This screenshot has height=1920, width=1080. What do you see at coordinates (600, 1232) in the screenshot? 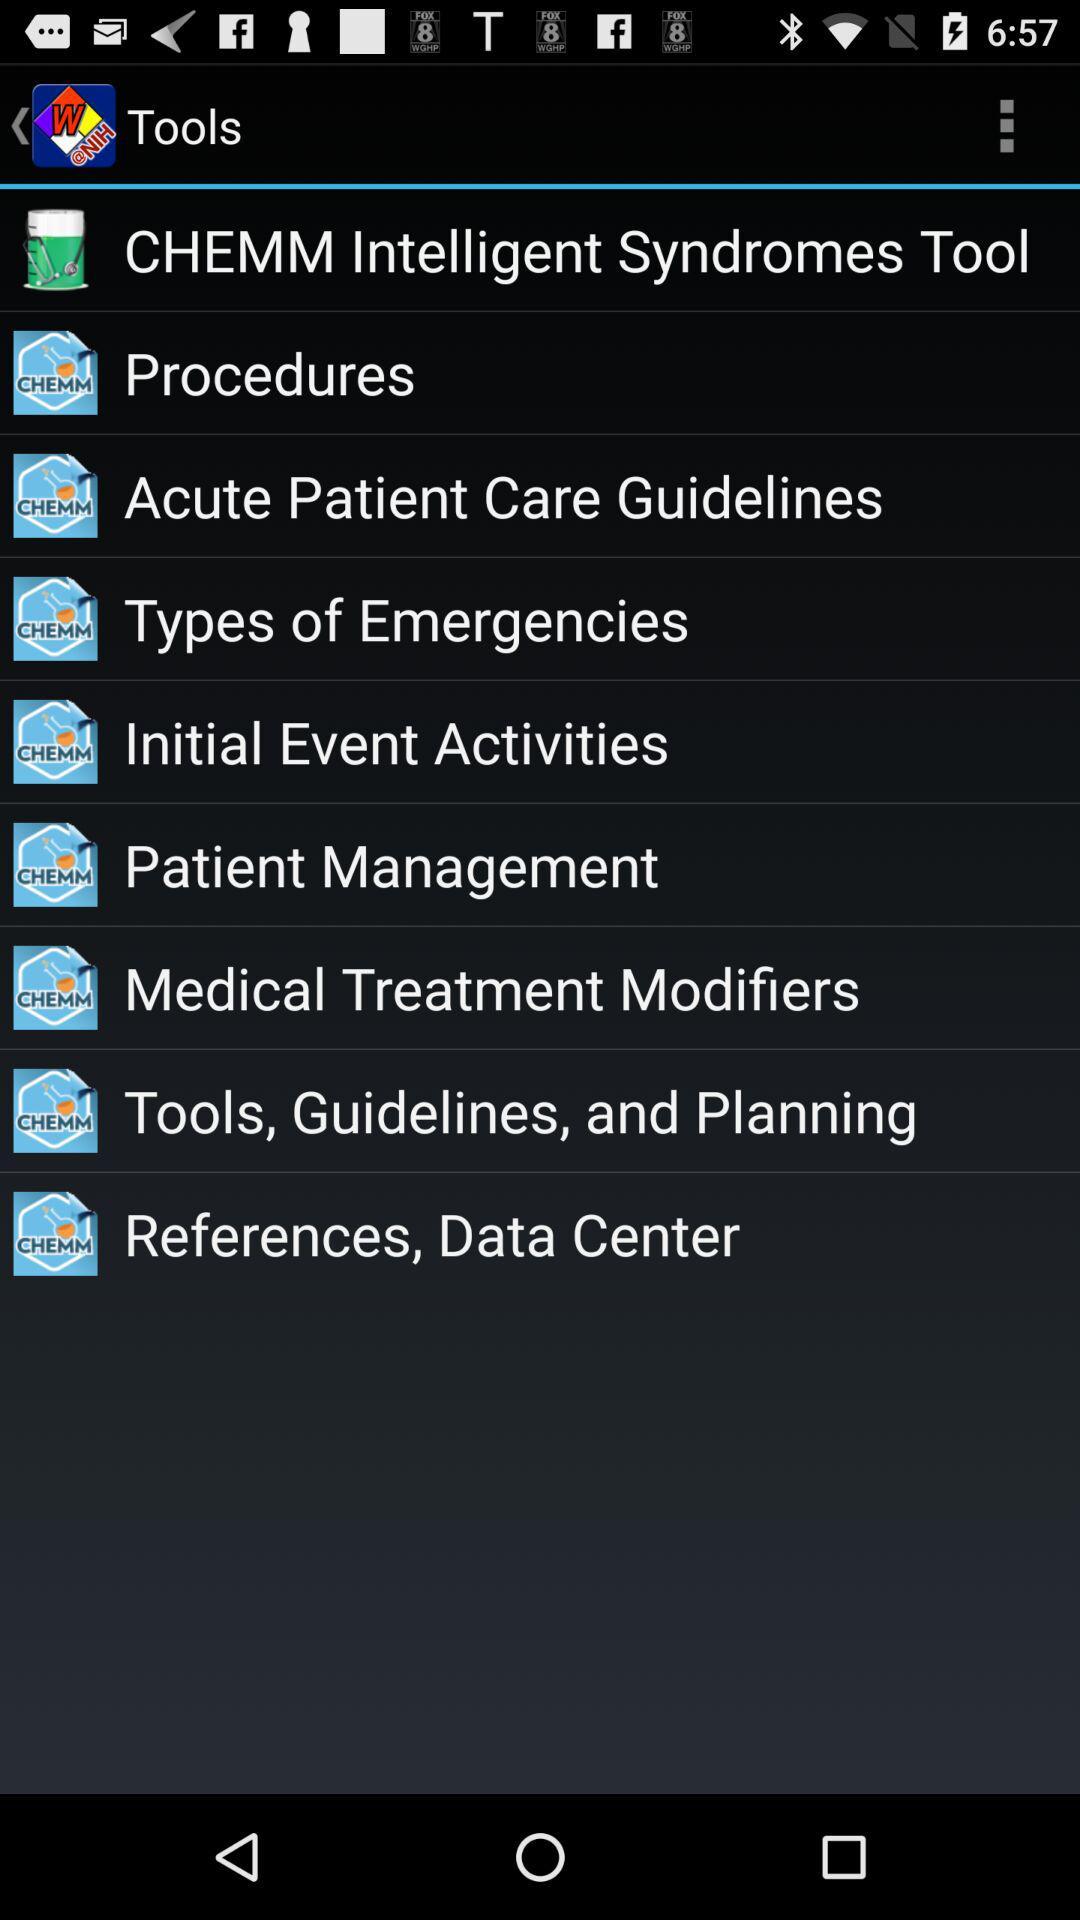
I see `references, data center item` at bounding box center [600, 1232].